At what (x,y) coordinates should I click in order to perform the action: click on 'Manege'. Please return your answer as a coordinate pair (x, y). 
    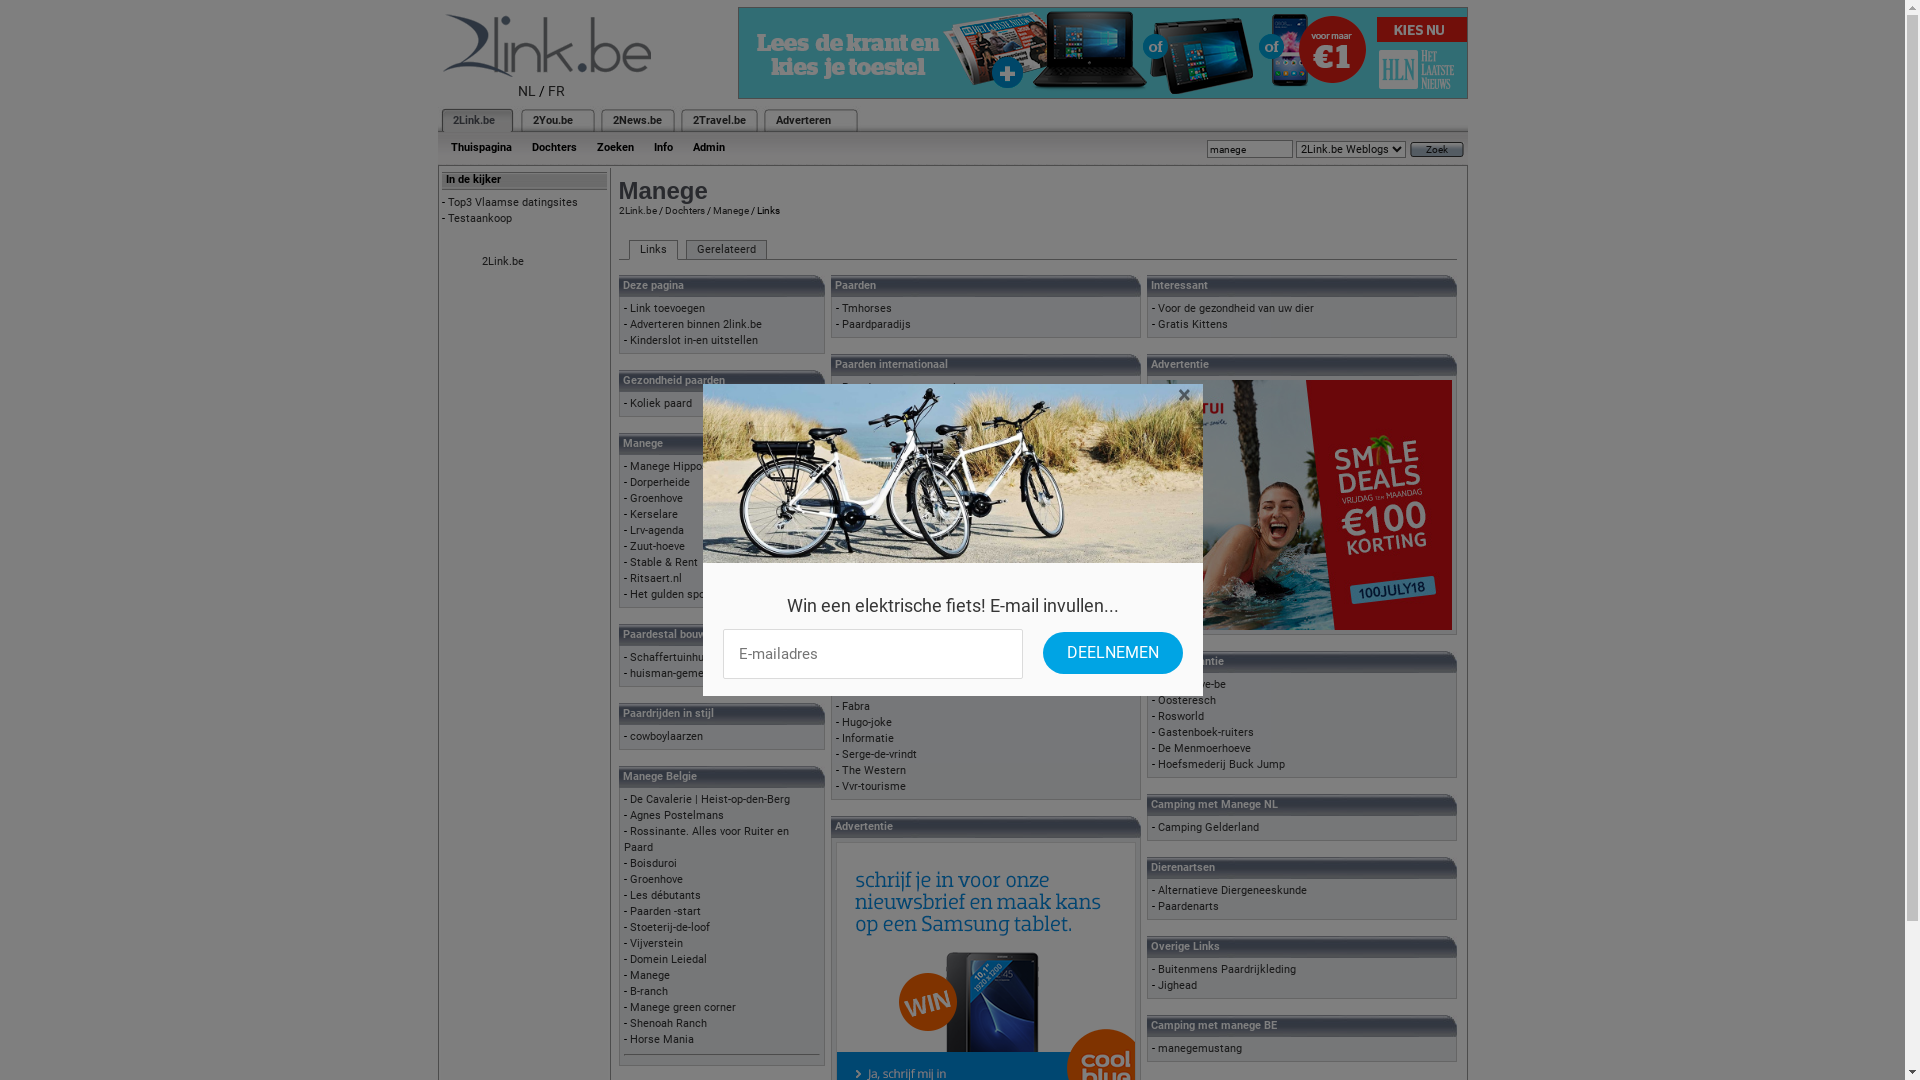
    Looking at the image, I should click on (649, 974).